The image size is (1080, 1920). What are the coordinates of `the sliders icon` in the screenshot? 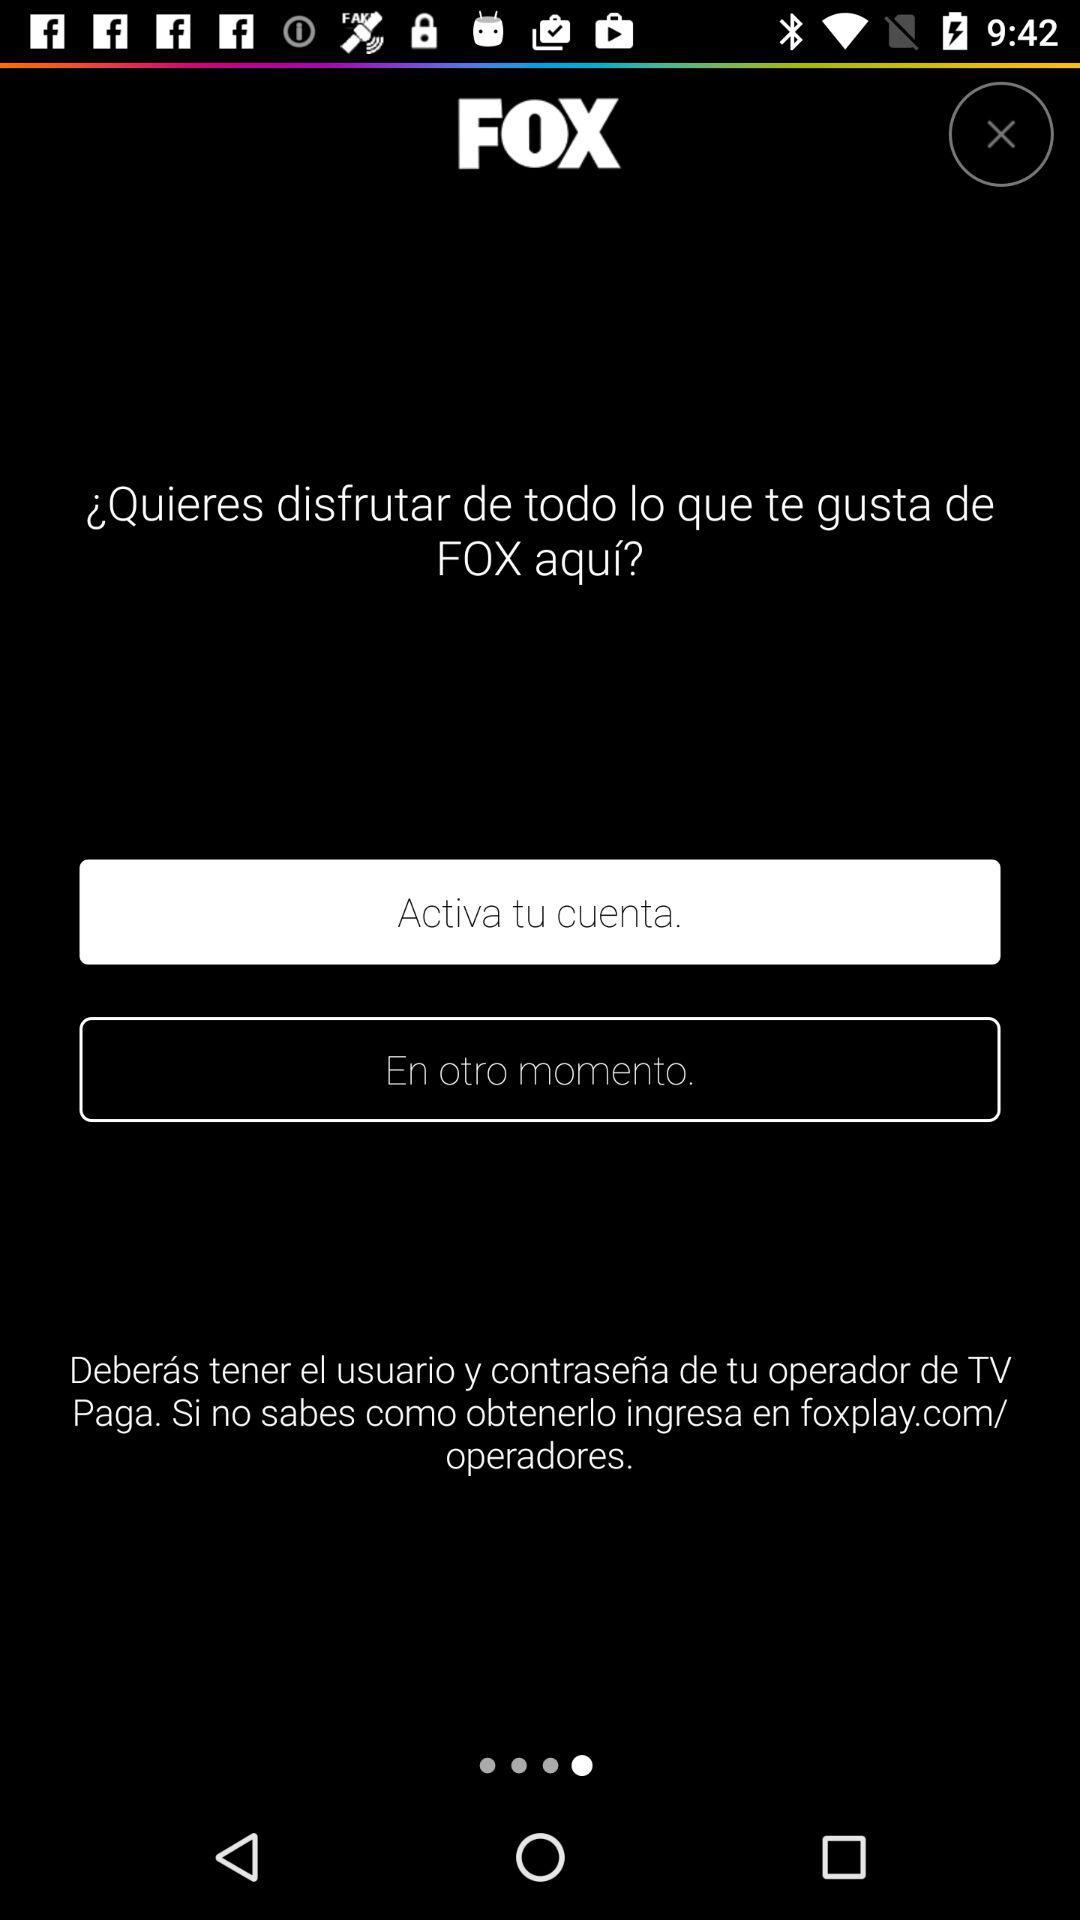 It's located at (538, 133).